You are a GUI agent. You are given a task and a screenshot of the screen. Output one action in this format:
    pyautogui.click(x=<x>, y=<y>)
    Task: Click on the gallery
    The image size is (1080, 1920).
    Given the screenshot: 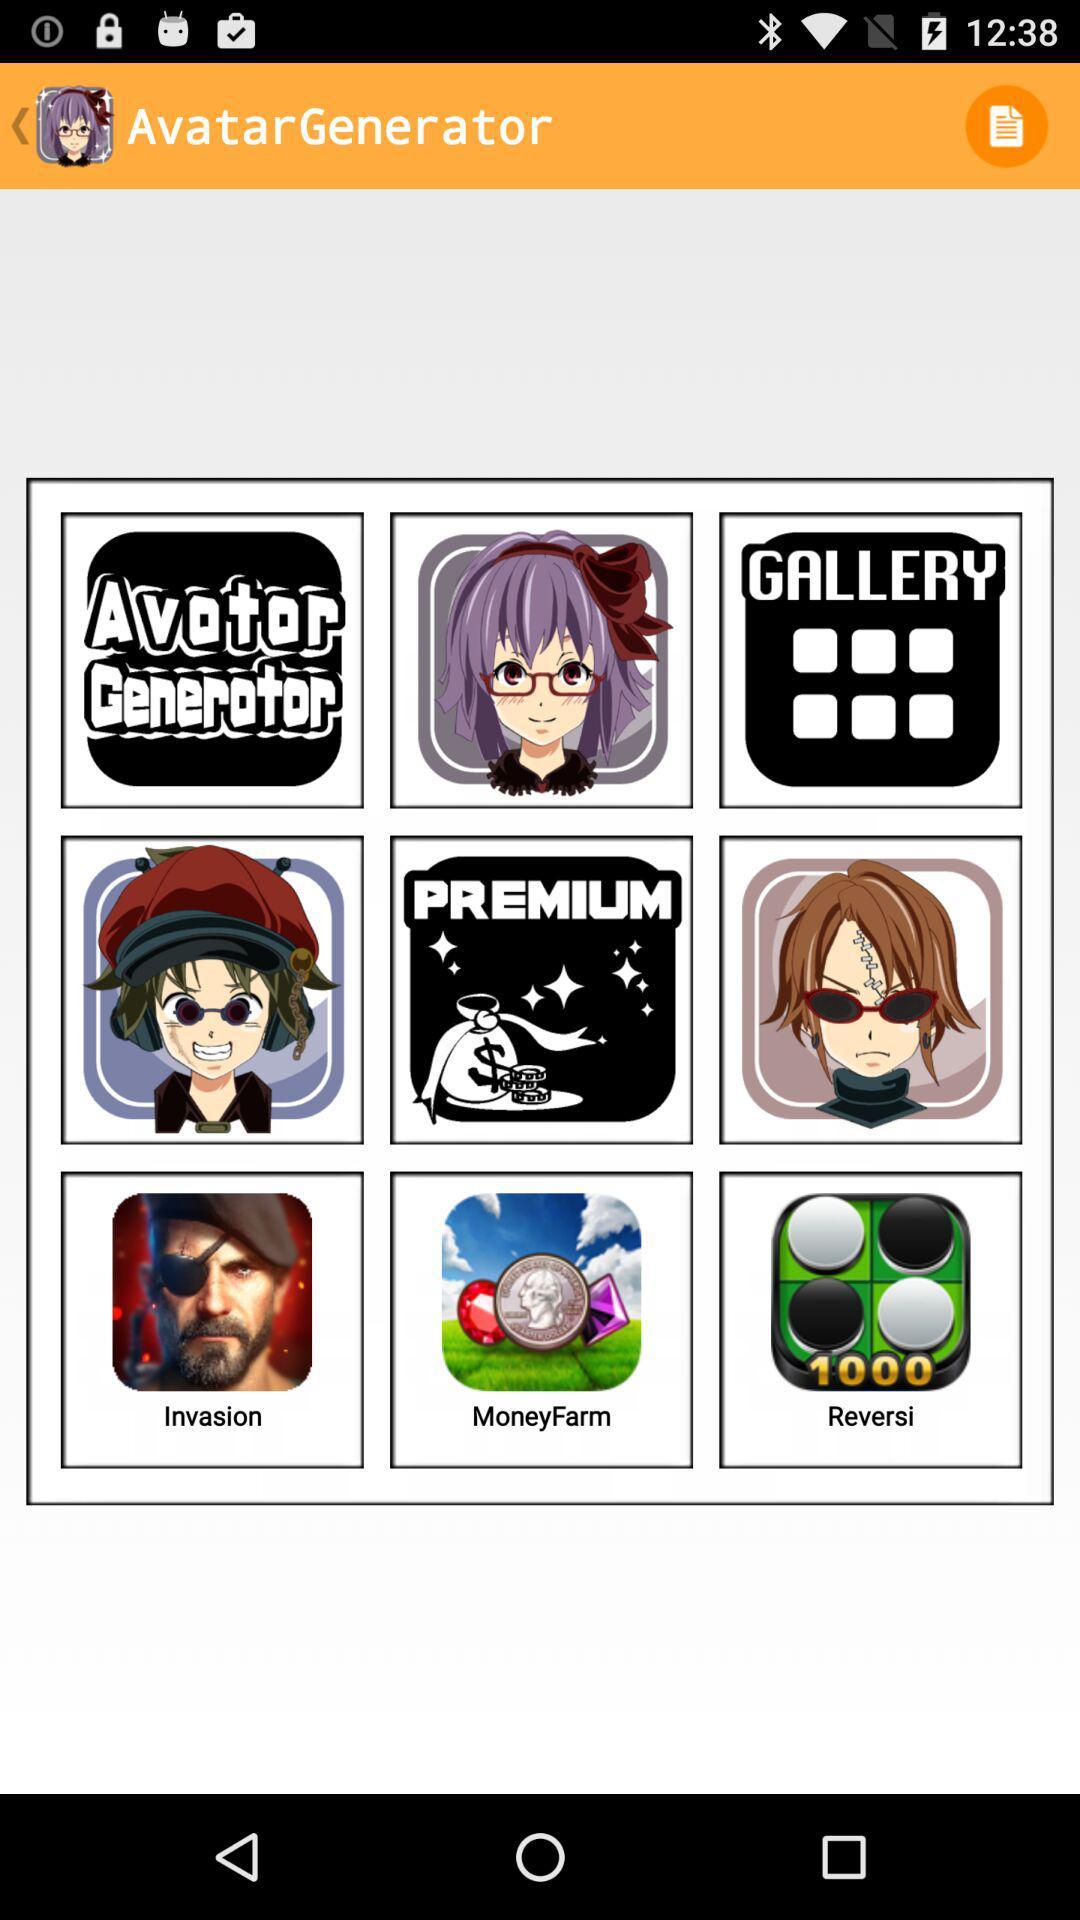 What is the action you would take?
    pyautogui.click(x=869, y=660)
    